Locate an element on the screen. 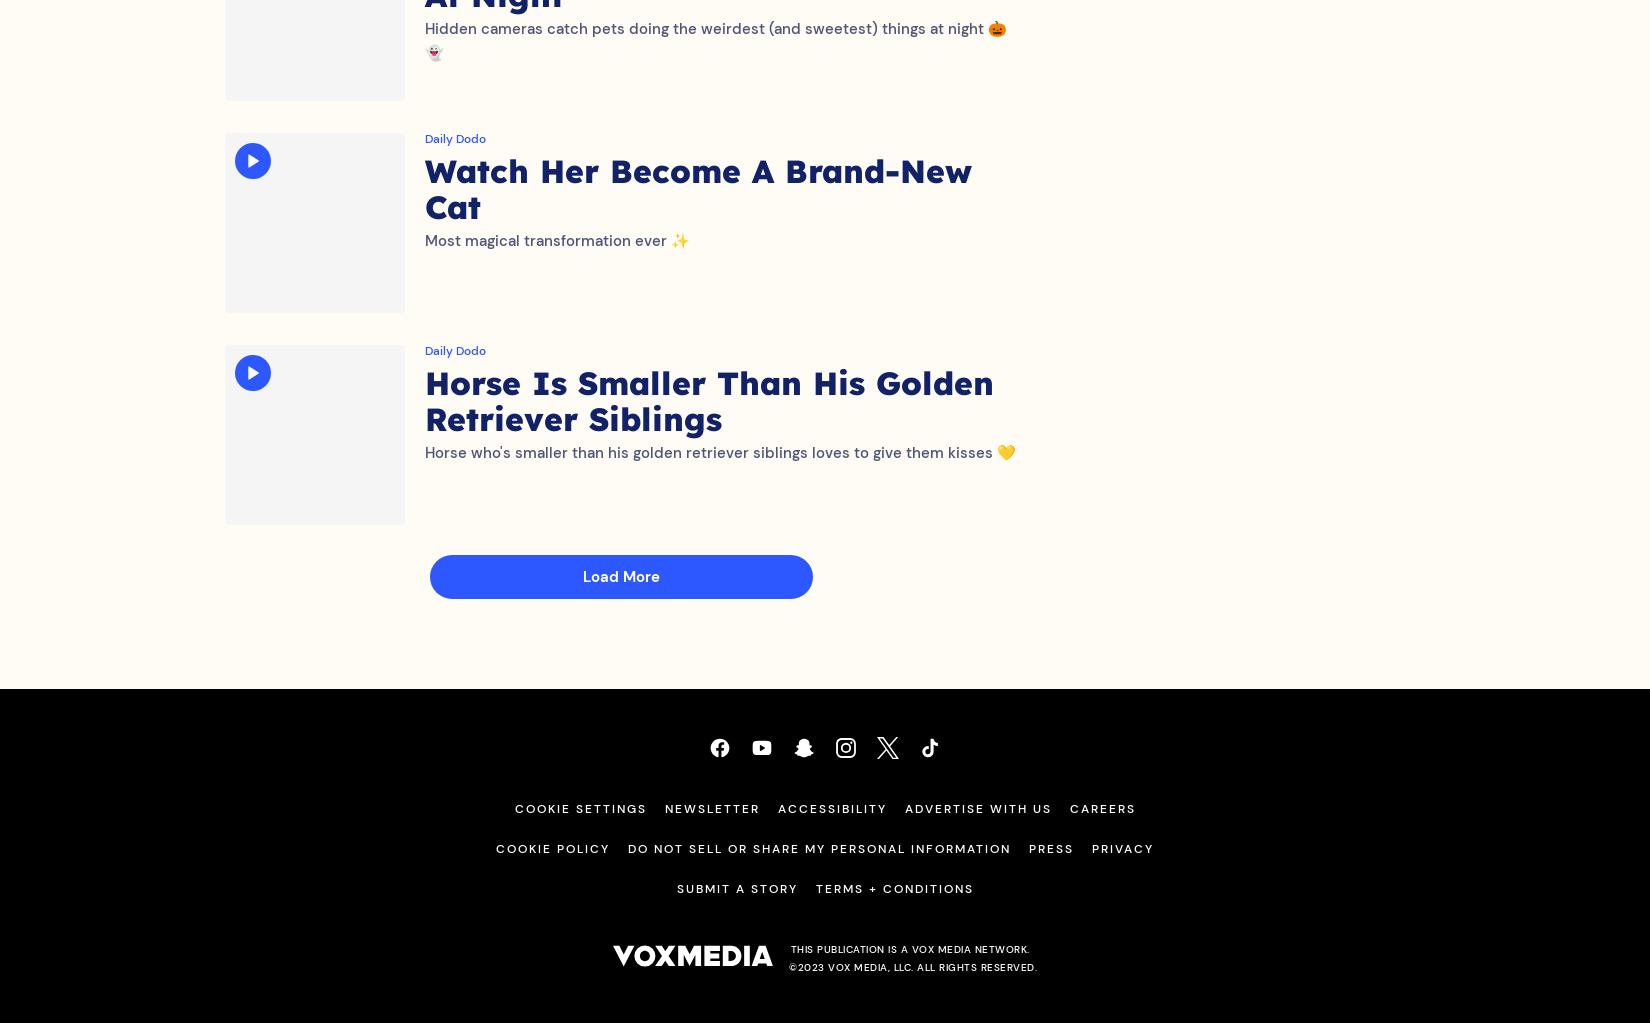 The height and width of the screenshot is (1023, 1650). 'Horse who's smaller than his golden retriever siblings loves to give them kisses 💛' is located at coordinates (719, 473).